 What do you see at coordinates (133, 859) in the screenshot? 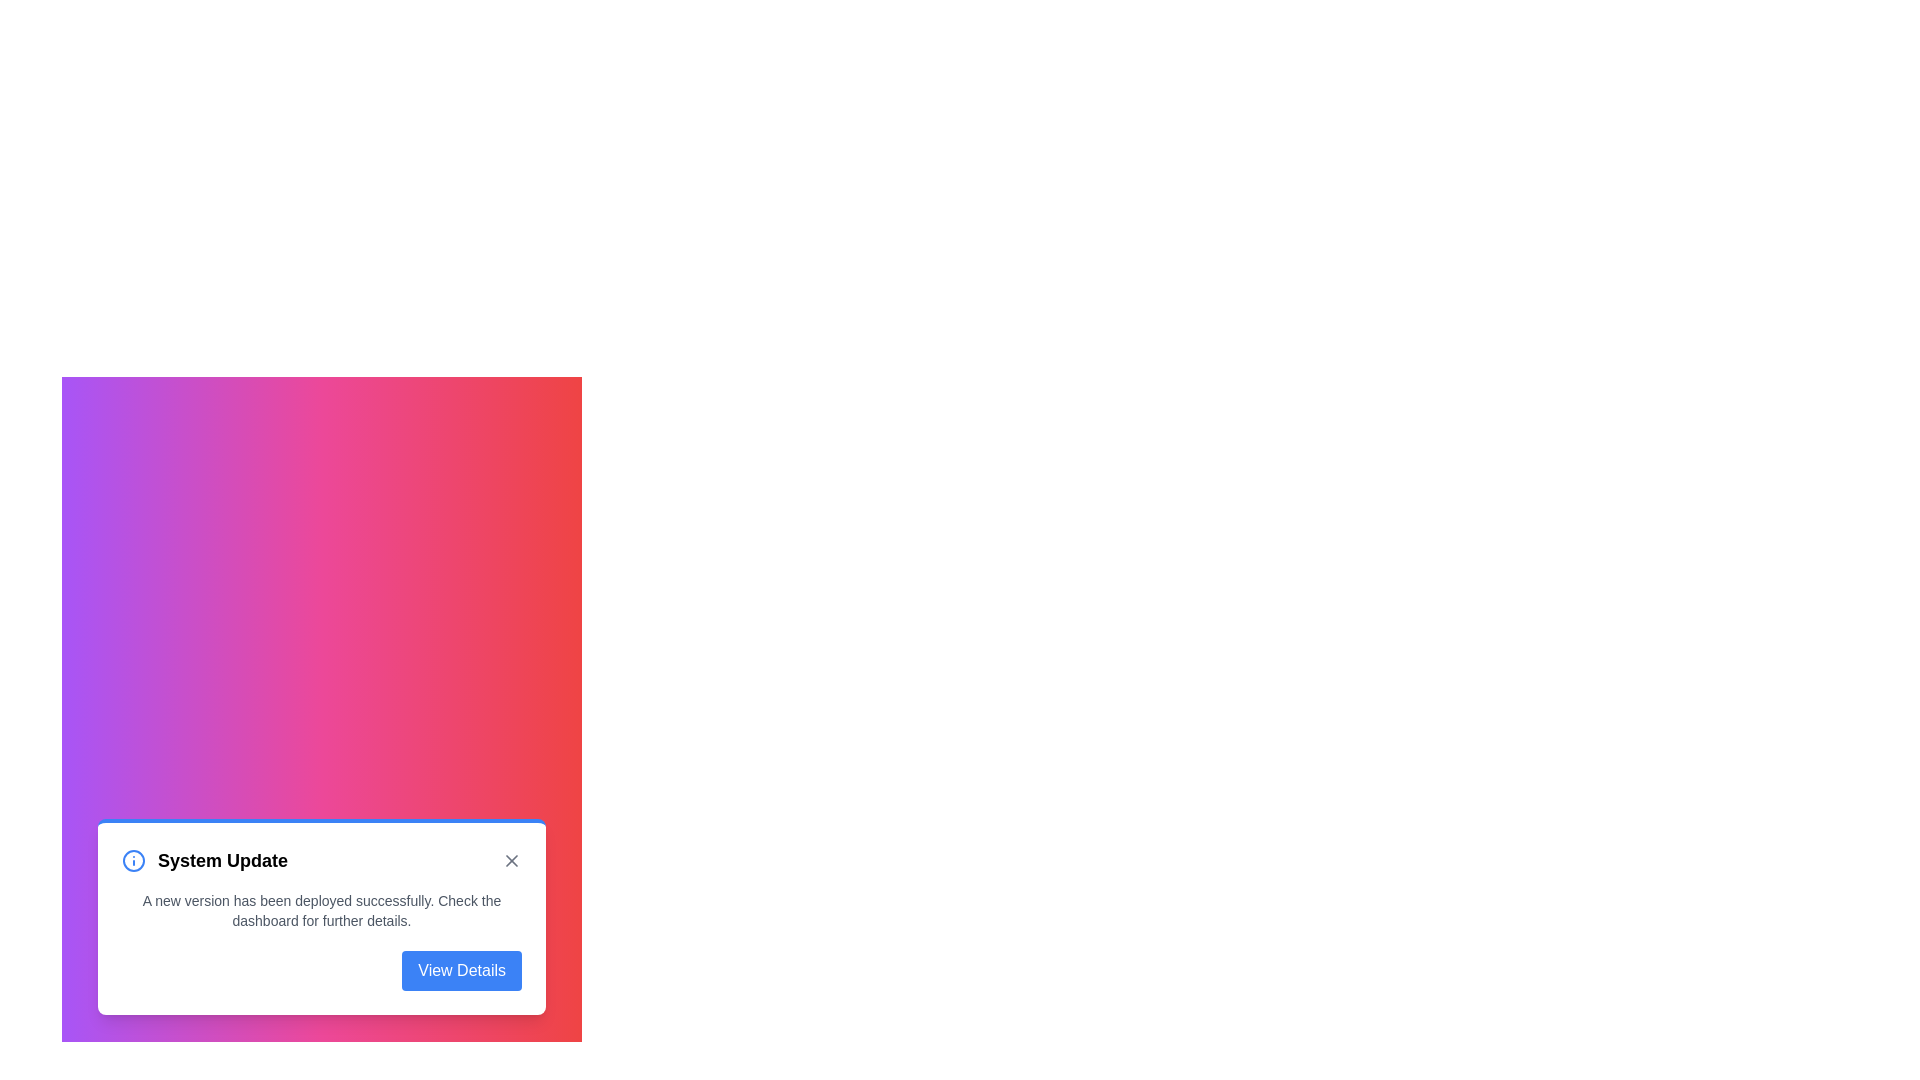
I see `the blue circular outline icon with a center dot and vertical line below it, which is positioned to the left of the 'System Update' text in the update notification box` at bounding box center [133, 859].